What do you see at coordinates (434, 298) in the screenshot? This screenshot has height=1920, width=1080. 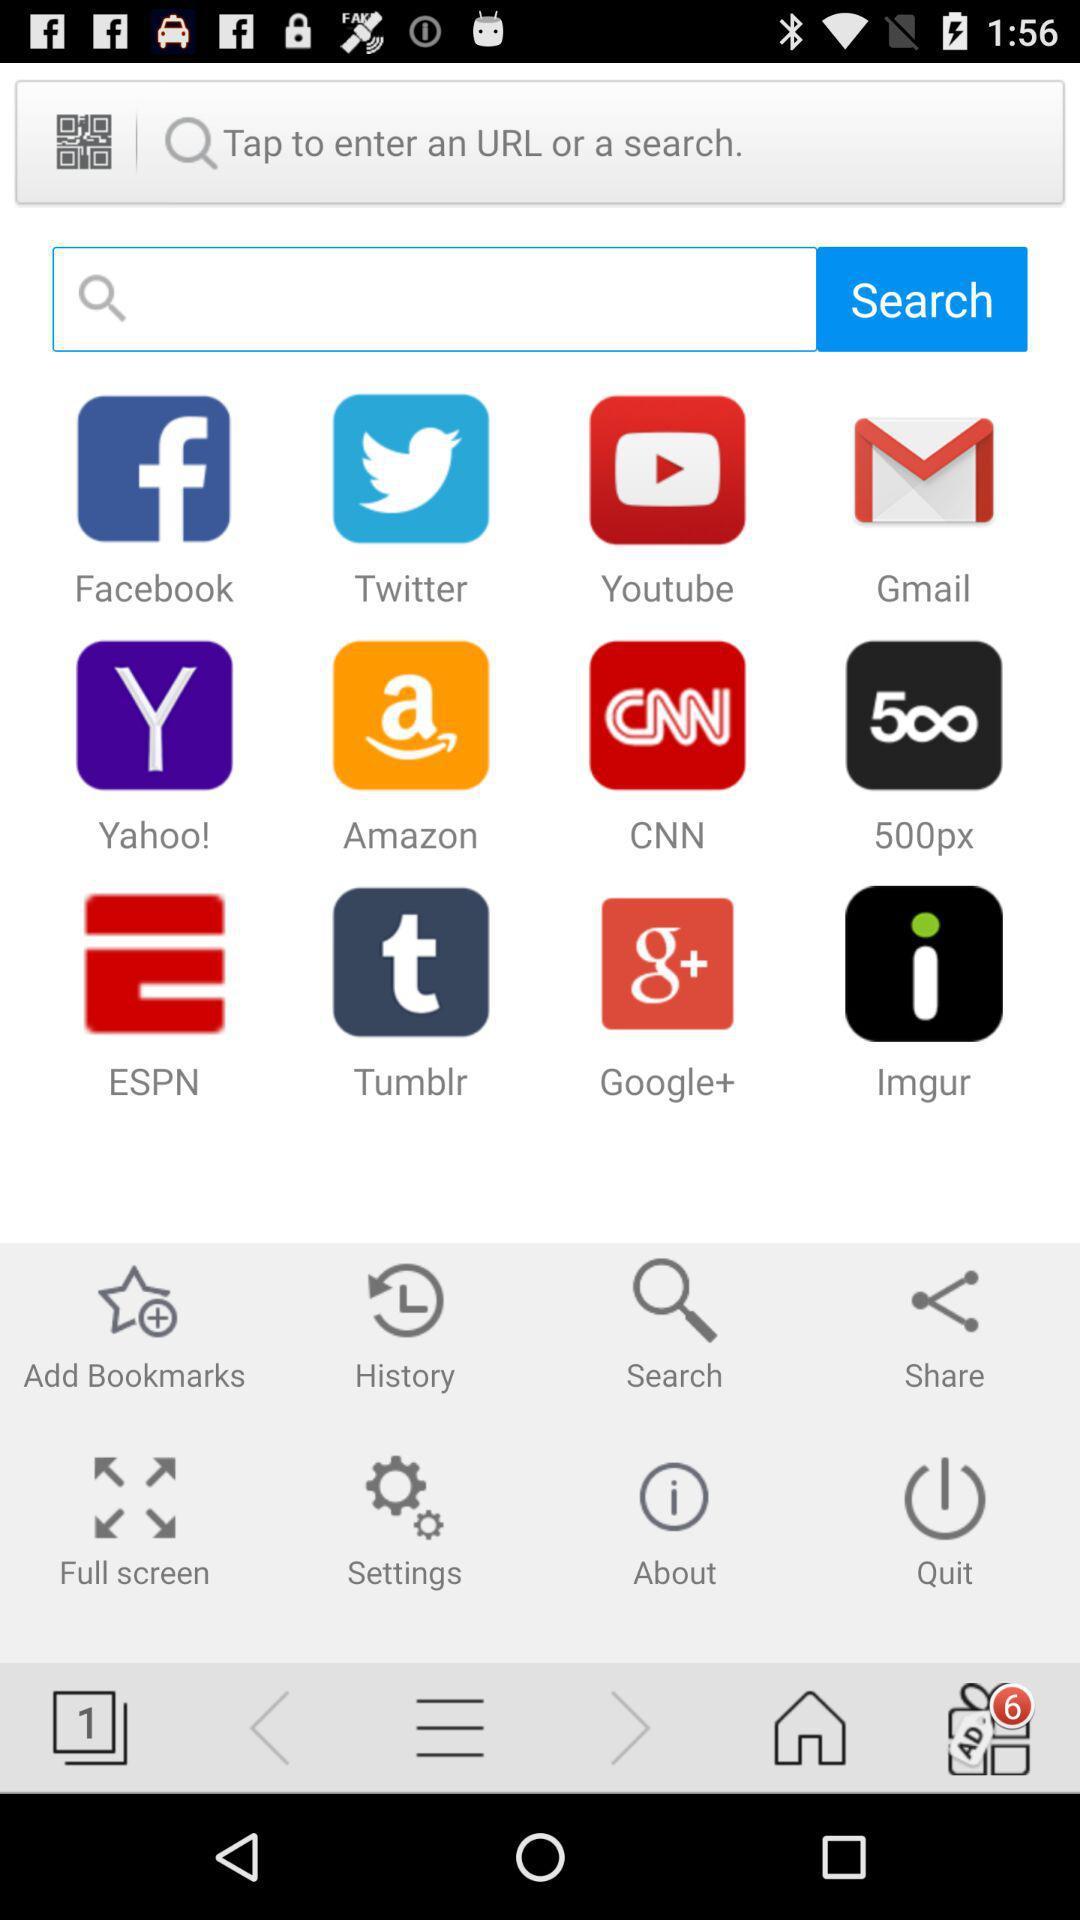 I see `open search bar` at bounding box center [434, 298].